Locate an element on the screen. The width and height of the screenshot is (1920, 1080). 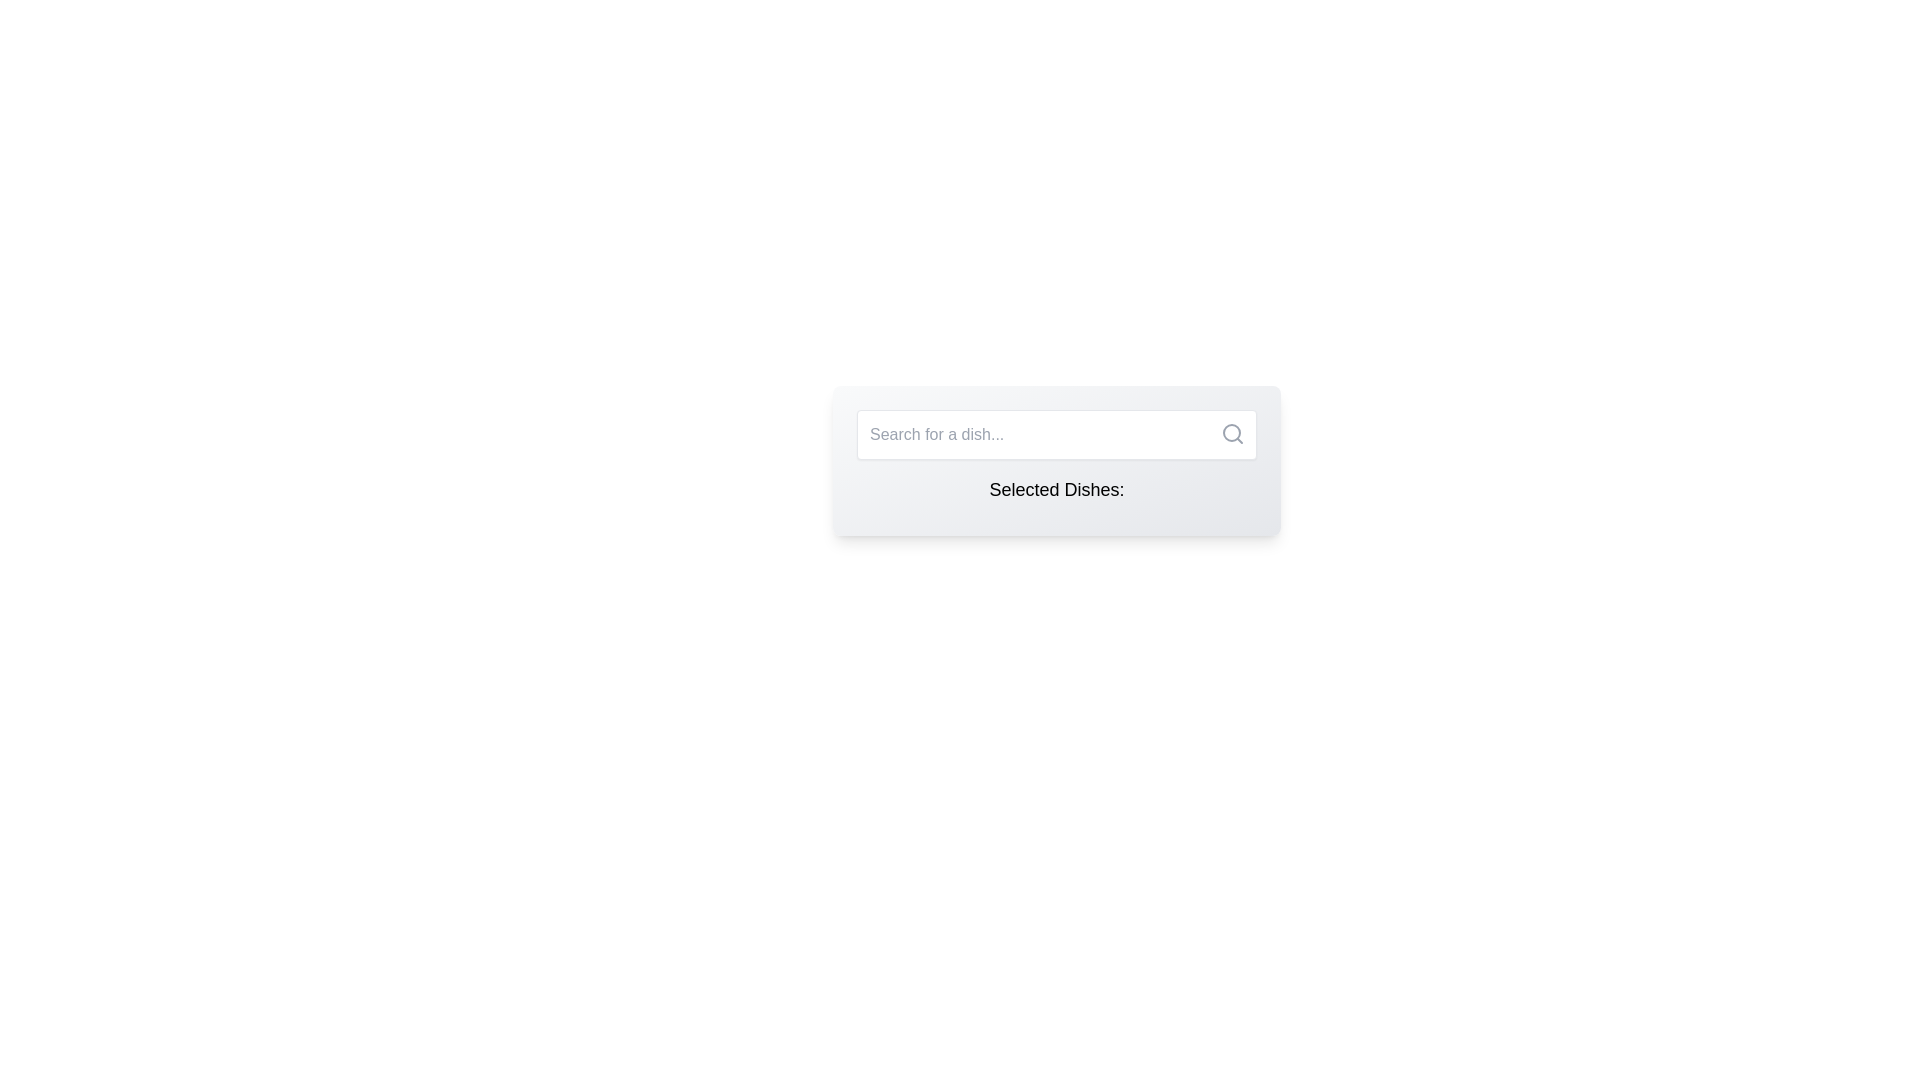
the circular vector graphical element that is part of the magnifying glass icon, located at the top-right corner of the input field is located at coordinates (1231, 431).